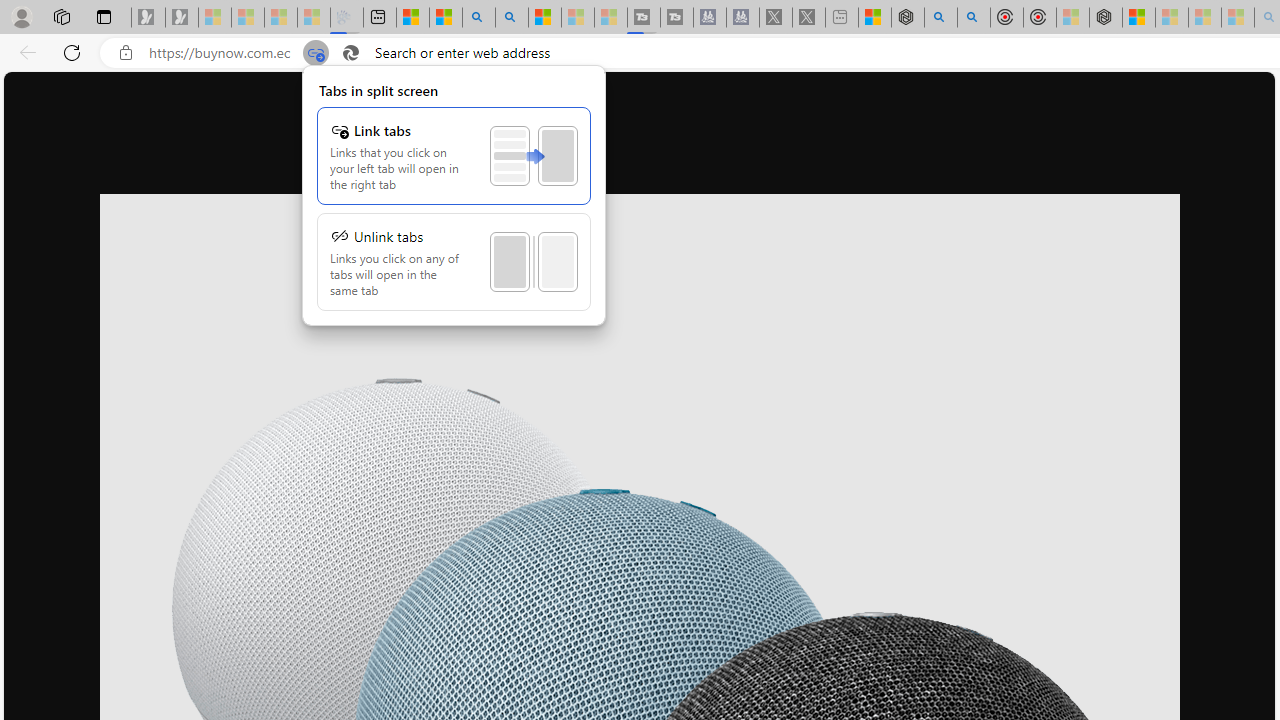 This screenshot has width=1280, height=720. What do you see at coordinates (453, 195) in the screenshot?
I see `'Tabs in split screen'` at bounding box center [453, 195].